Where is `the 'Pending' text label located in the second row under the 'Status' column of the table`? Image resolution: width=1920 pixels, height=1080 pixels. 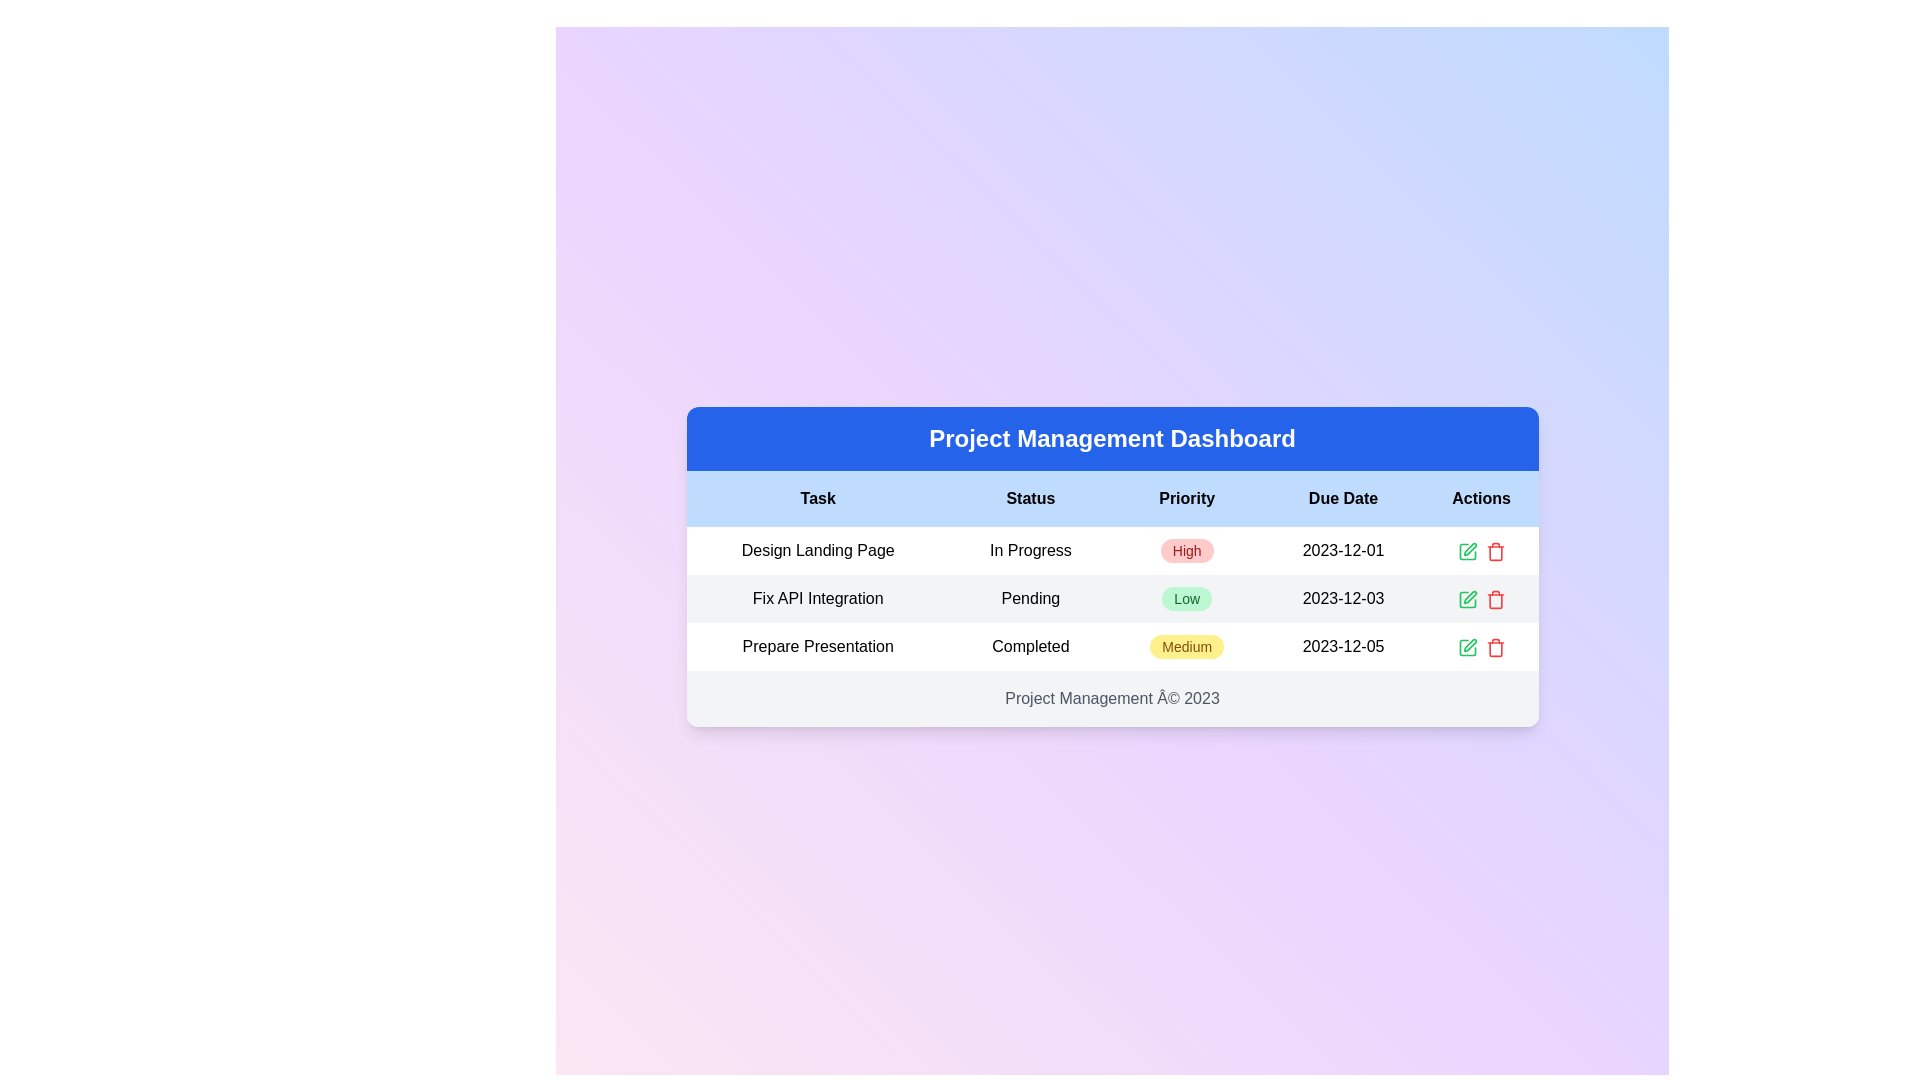
the 'Pending' text label located in the second row under the 'Status' column of the table is located at coordinates (1030, 597).